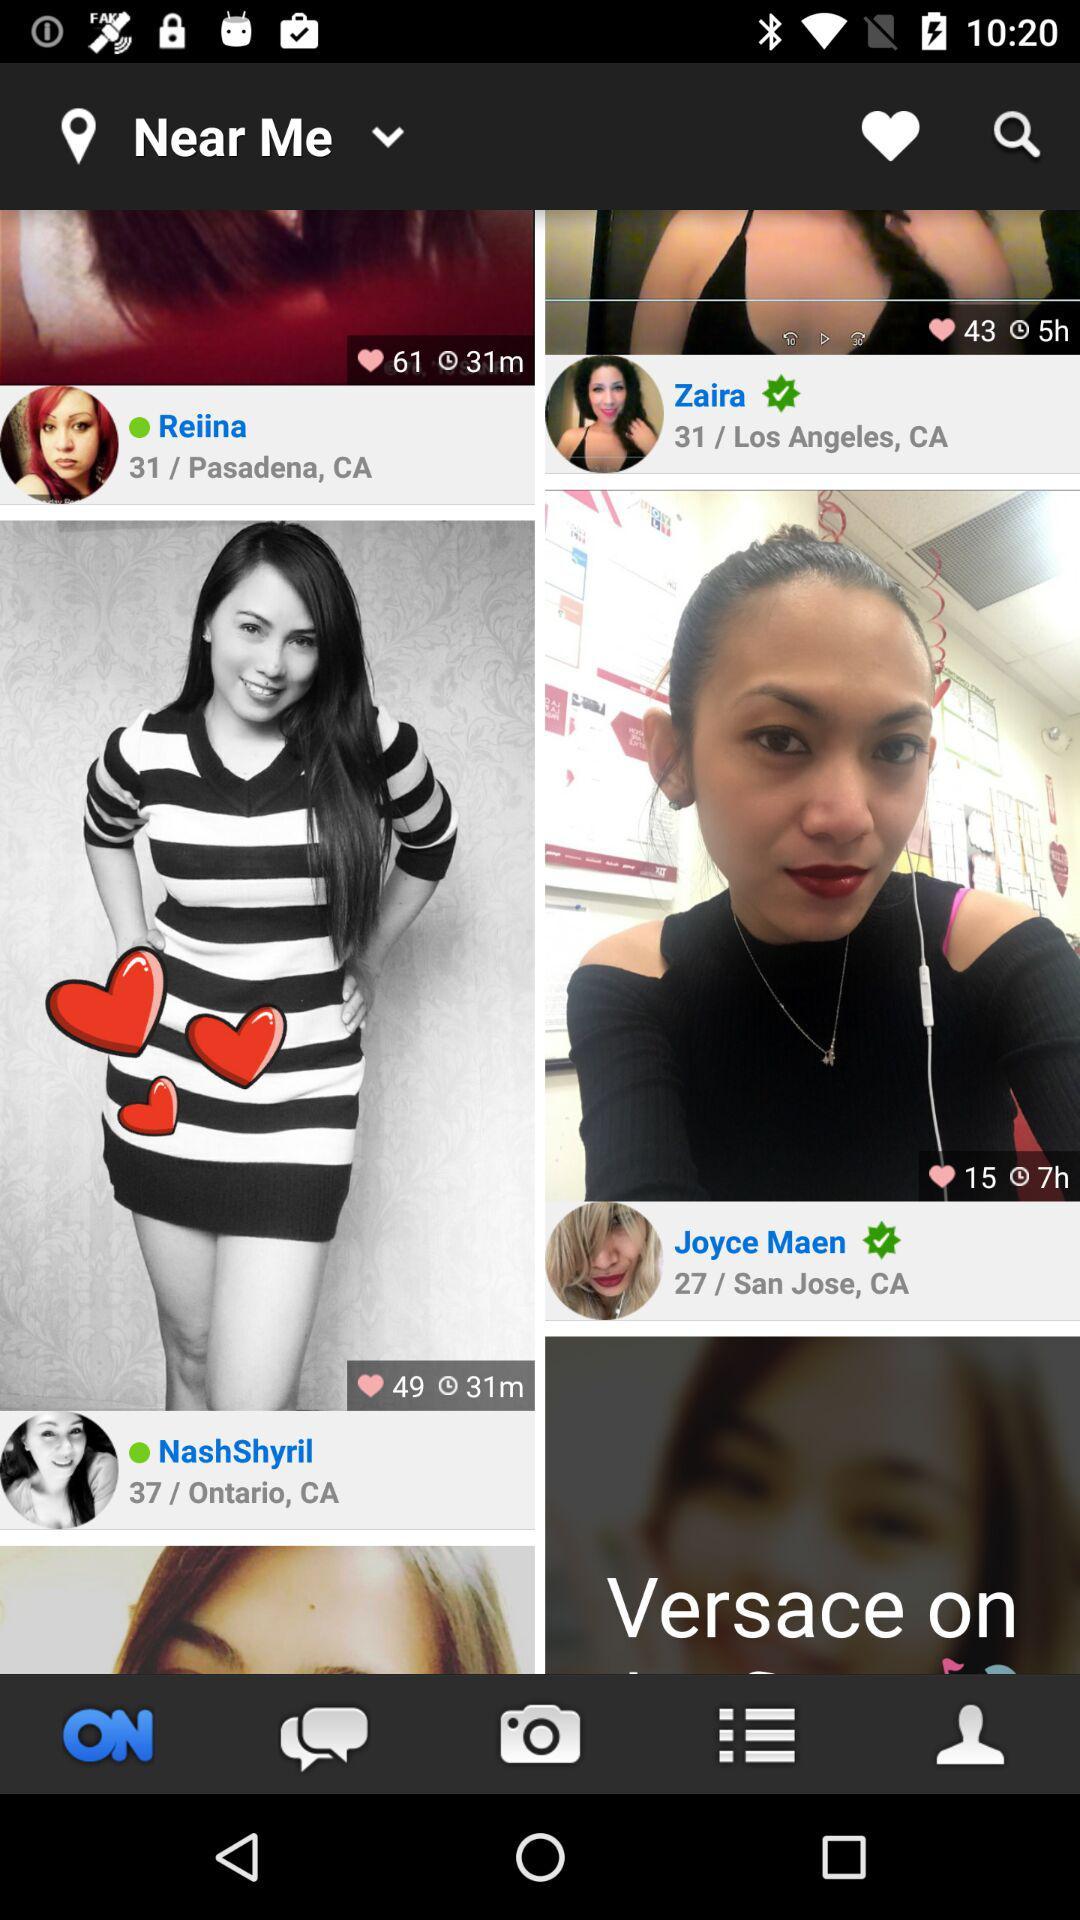 This screenshot has width=1080, height=1920. What do you see at coordinates (266, 965) in the screenshot?
I see `user profile` at bounding box center [266, 965].